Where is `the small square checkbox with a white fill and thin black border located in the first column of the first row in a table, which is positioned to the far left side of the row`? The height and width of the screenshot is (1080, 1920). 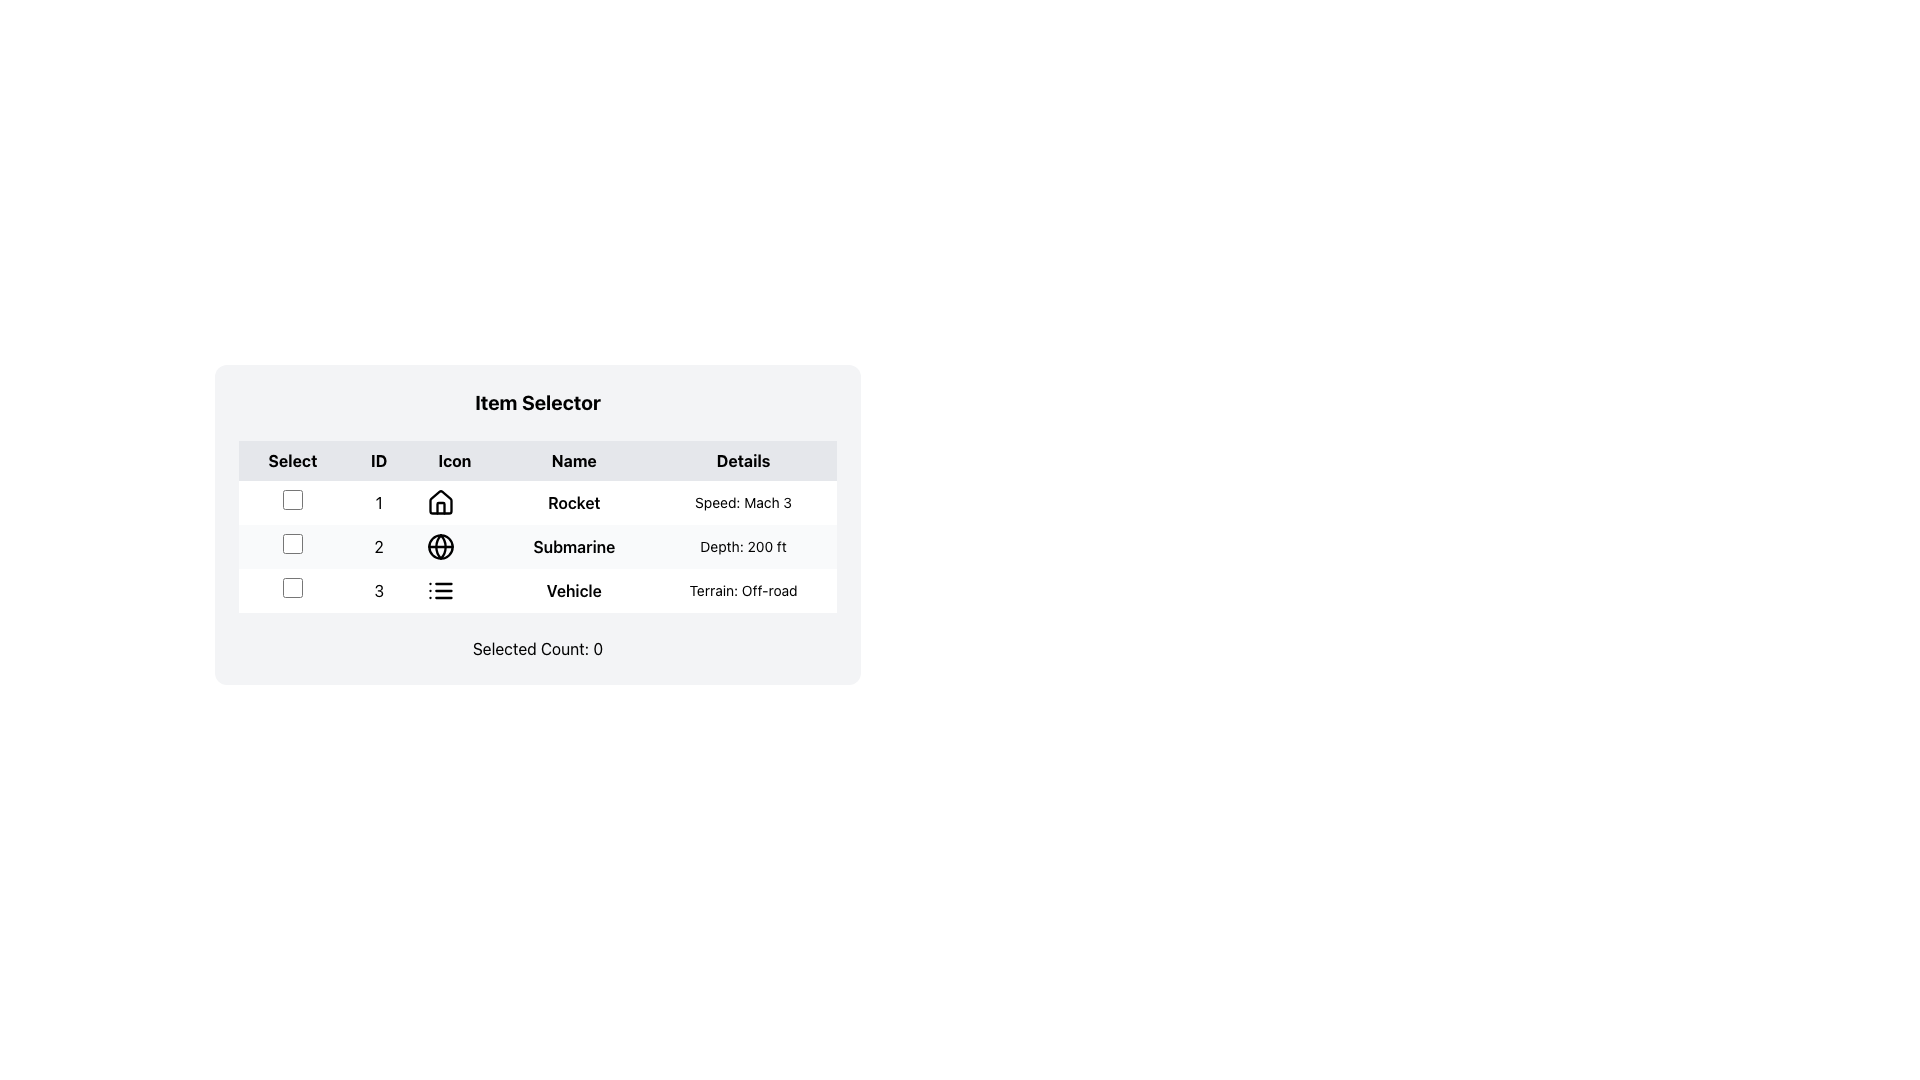
the small square checkbox with a white fill and thin black border located in the first column of the first row in a table, which is positioned to the far left side of the row is located at coordinates (291, 501).